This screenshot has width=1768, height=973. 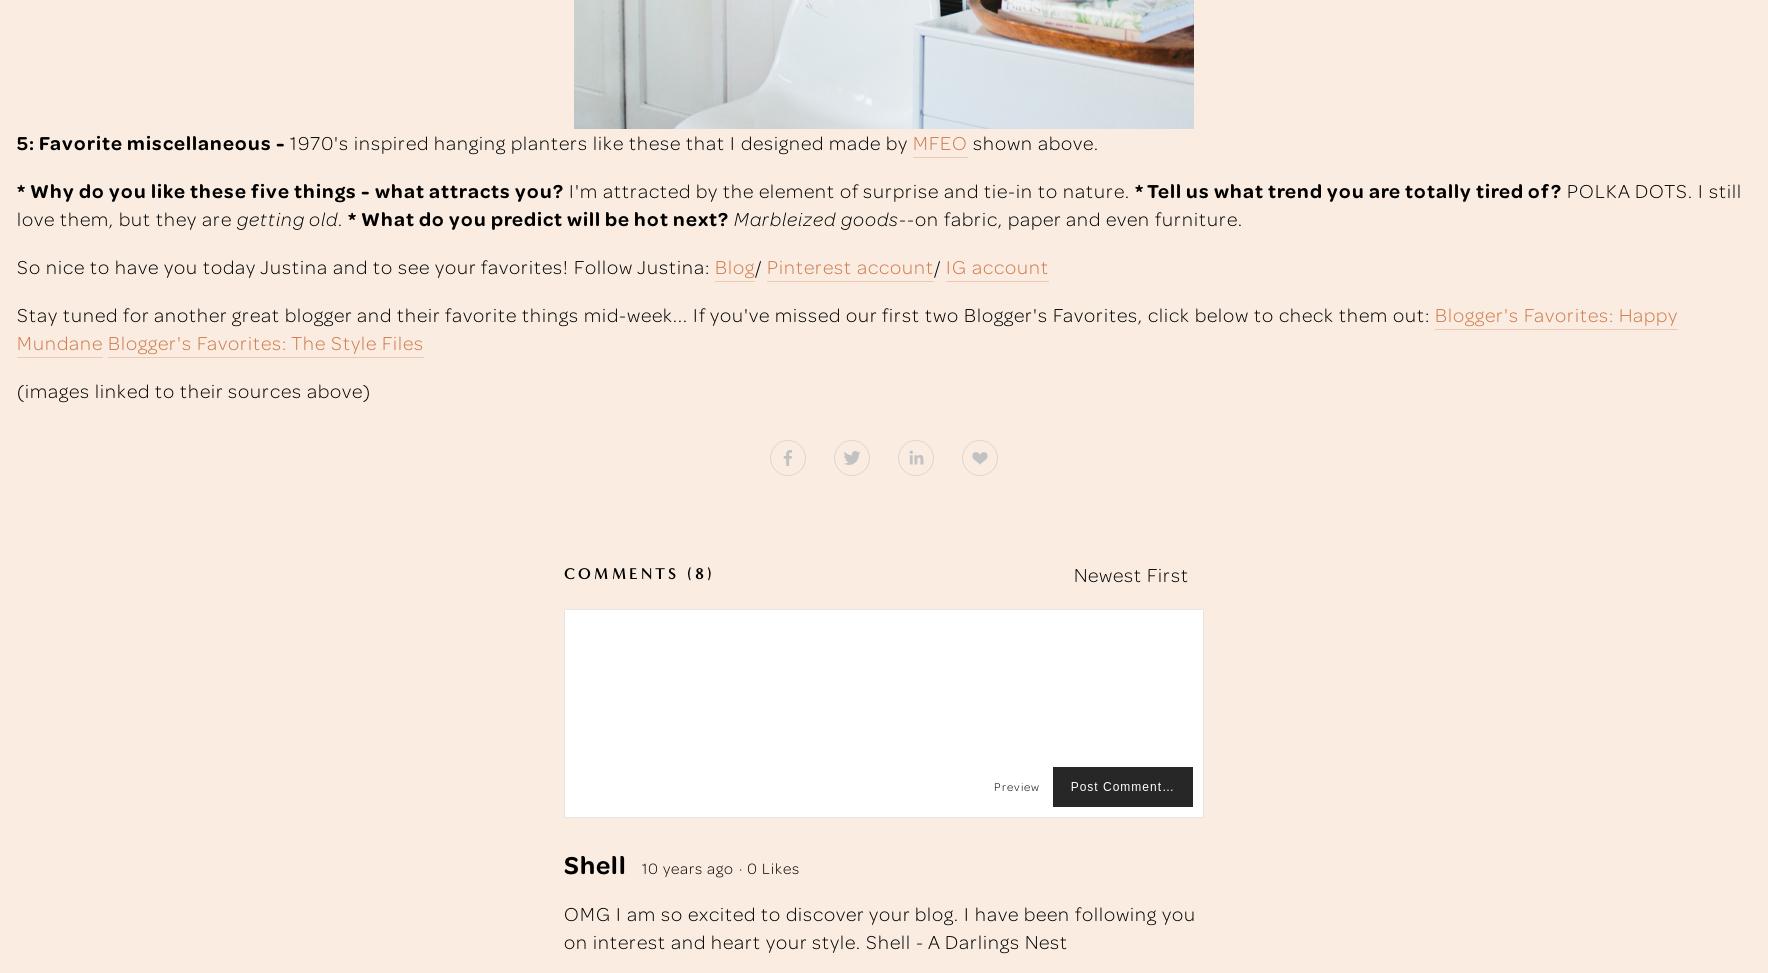 What do you see at coordinates (192, 388) in the screenshot?
I see `'(images linked to their sources above)'` at bounding box center [192, 388].